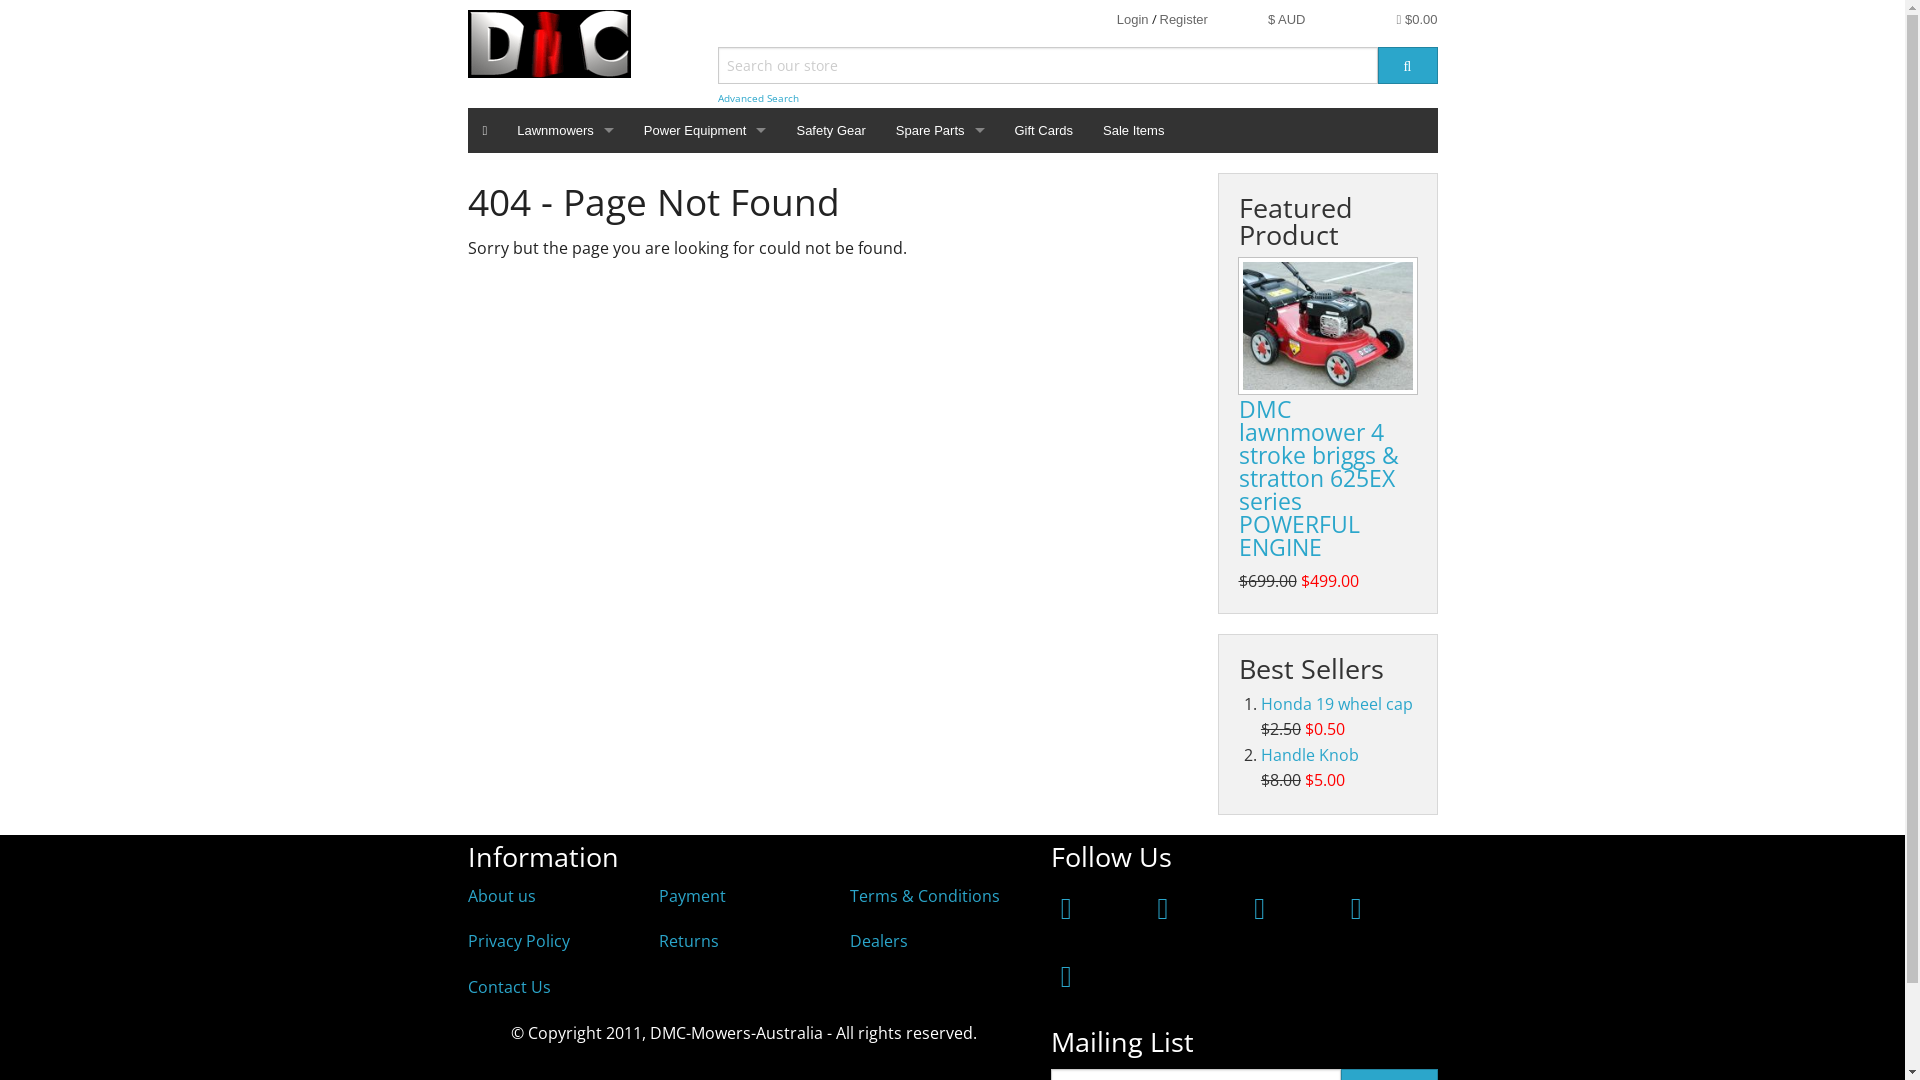  Describe the element at coordinates (692, 894) in the screenshot. I see `'Payment'` at that location.